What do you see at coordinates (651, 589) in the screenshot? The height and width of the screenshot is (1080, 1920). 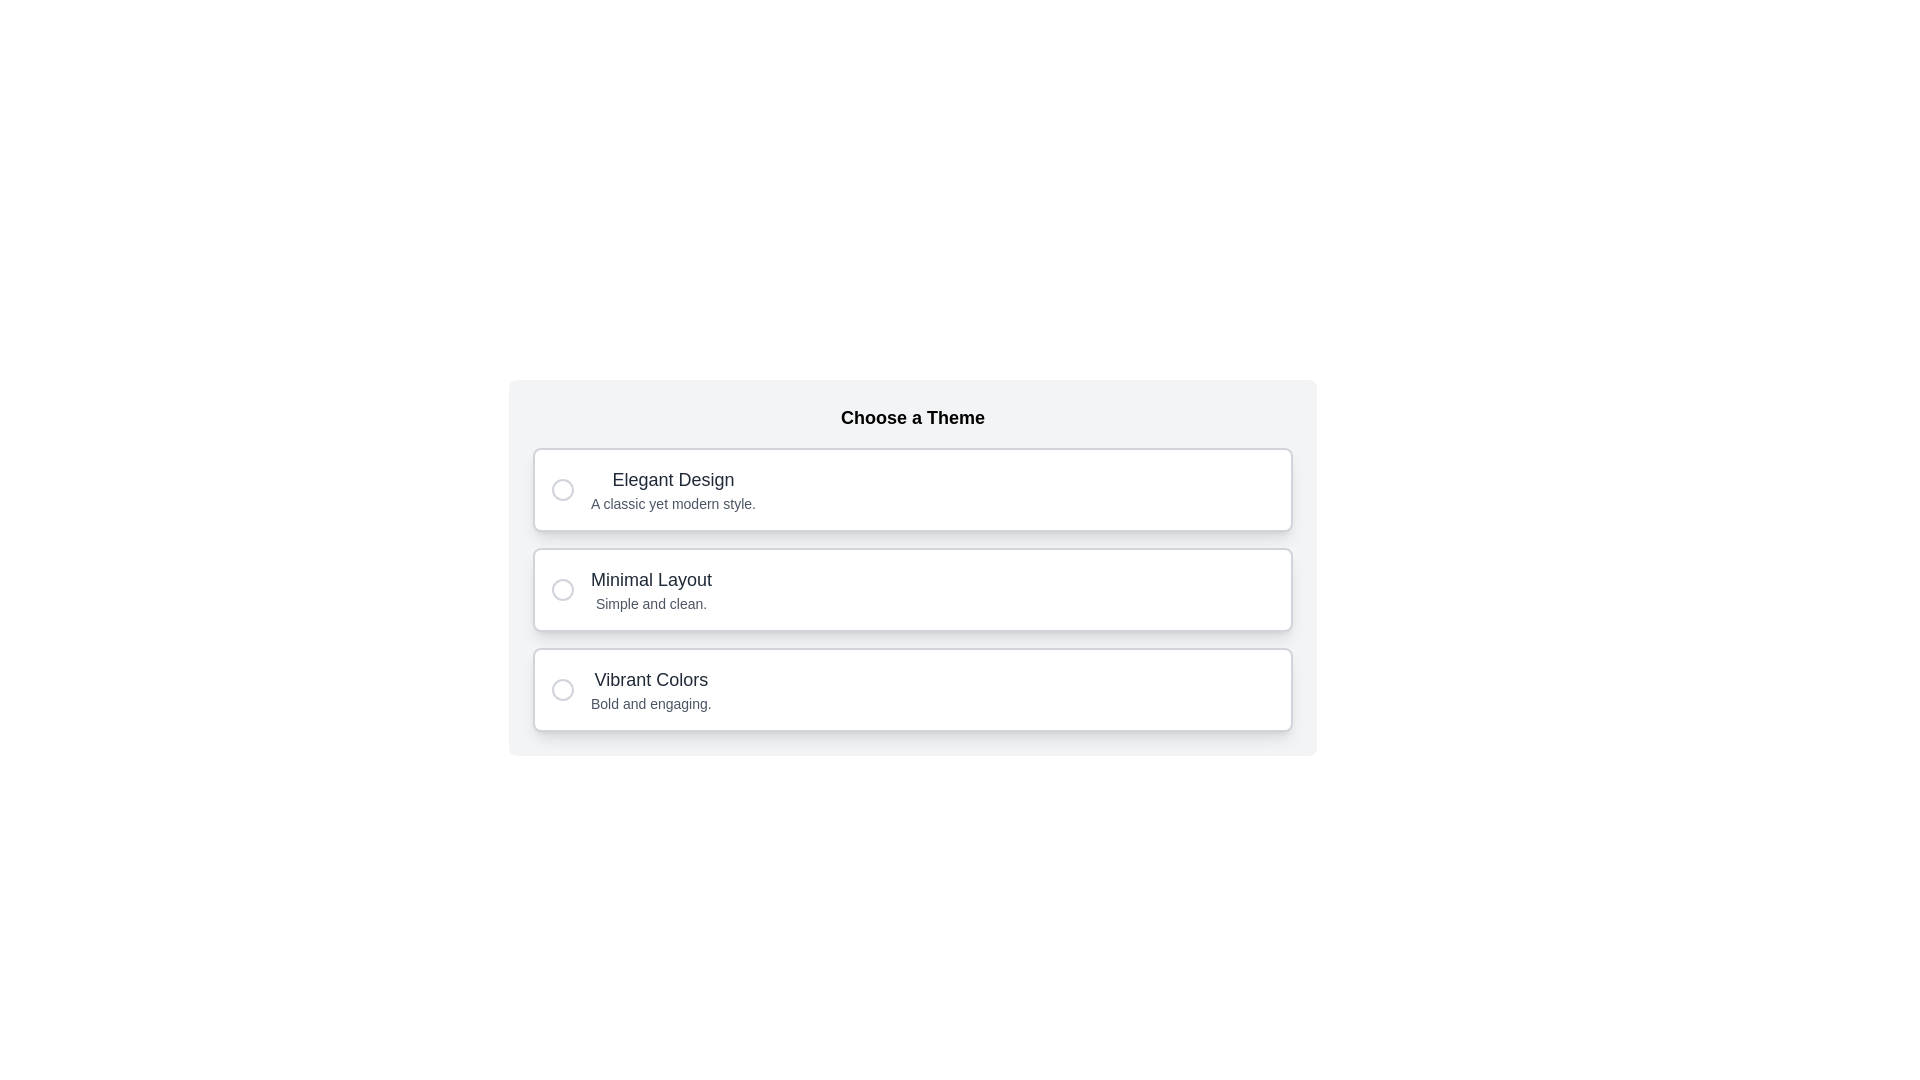 I see `the 'Minimal Layout' theme option in the text block` at bounding box center [651, 589].